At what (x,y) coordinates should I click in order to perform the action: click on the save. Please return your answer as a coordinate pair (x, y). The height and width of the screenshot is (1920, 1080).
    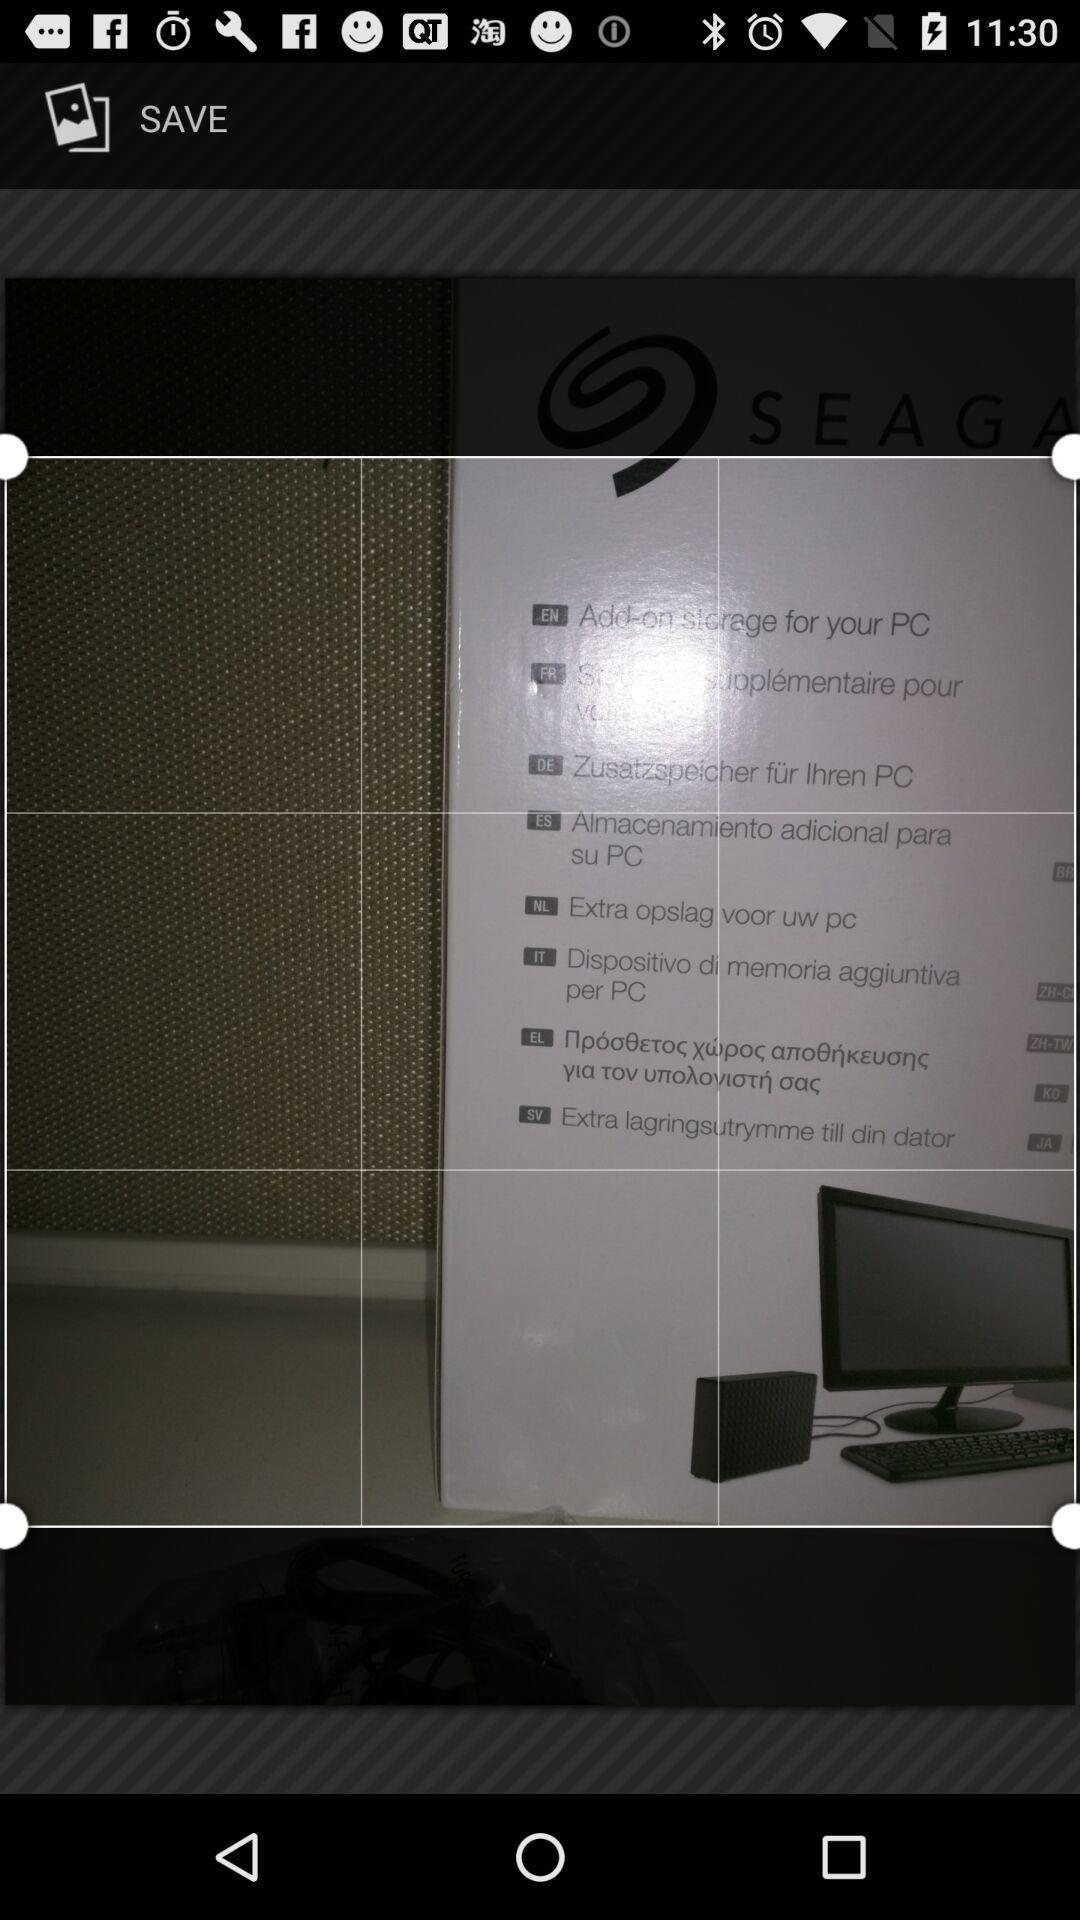
    Looking at the image, I should click on (132, 124).